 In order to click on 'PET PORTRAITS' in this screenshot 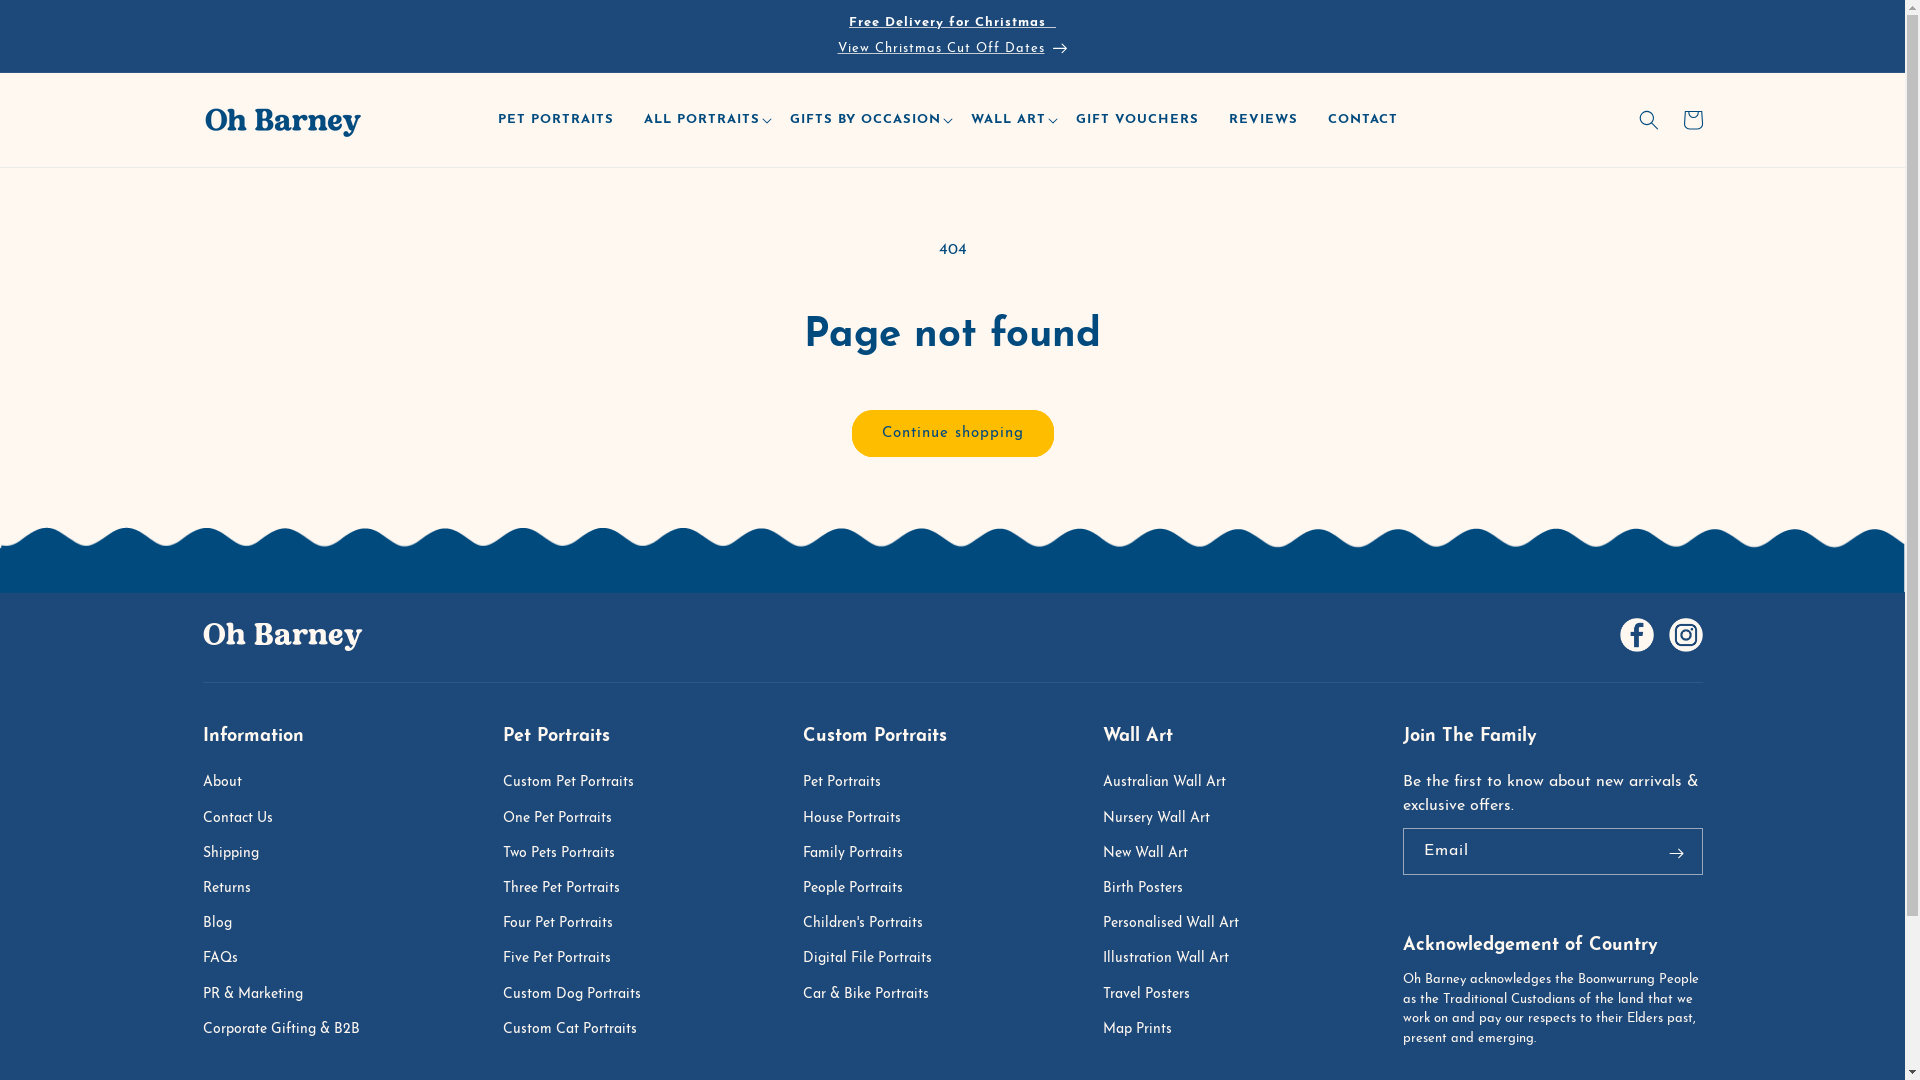, I will do `click(560, 120)`.